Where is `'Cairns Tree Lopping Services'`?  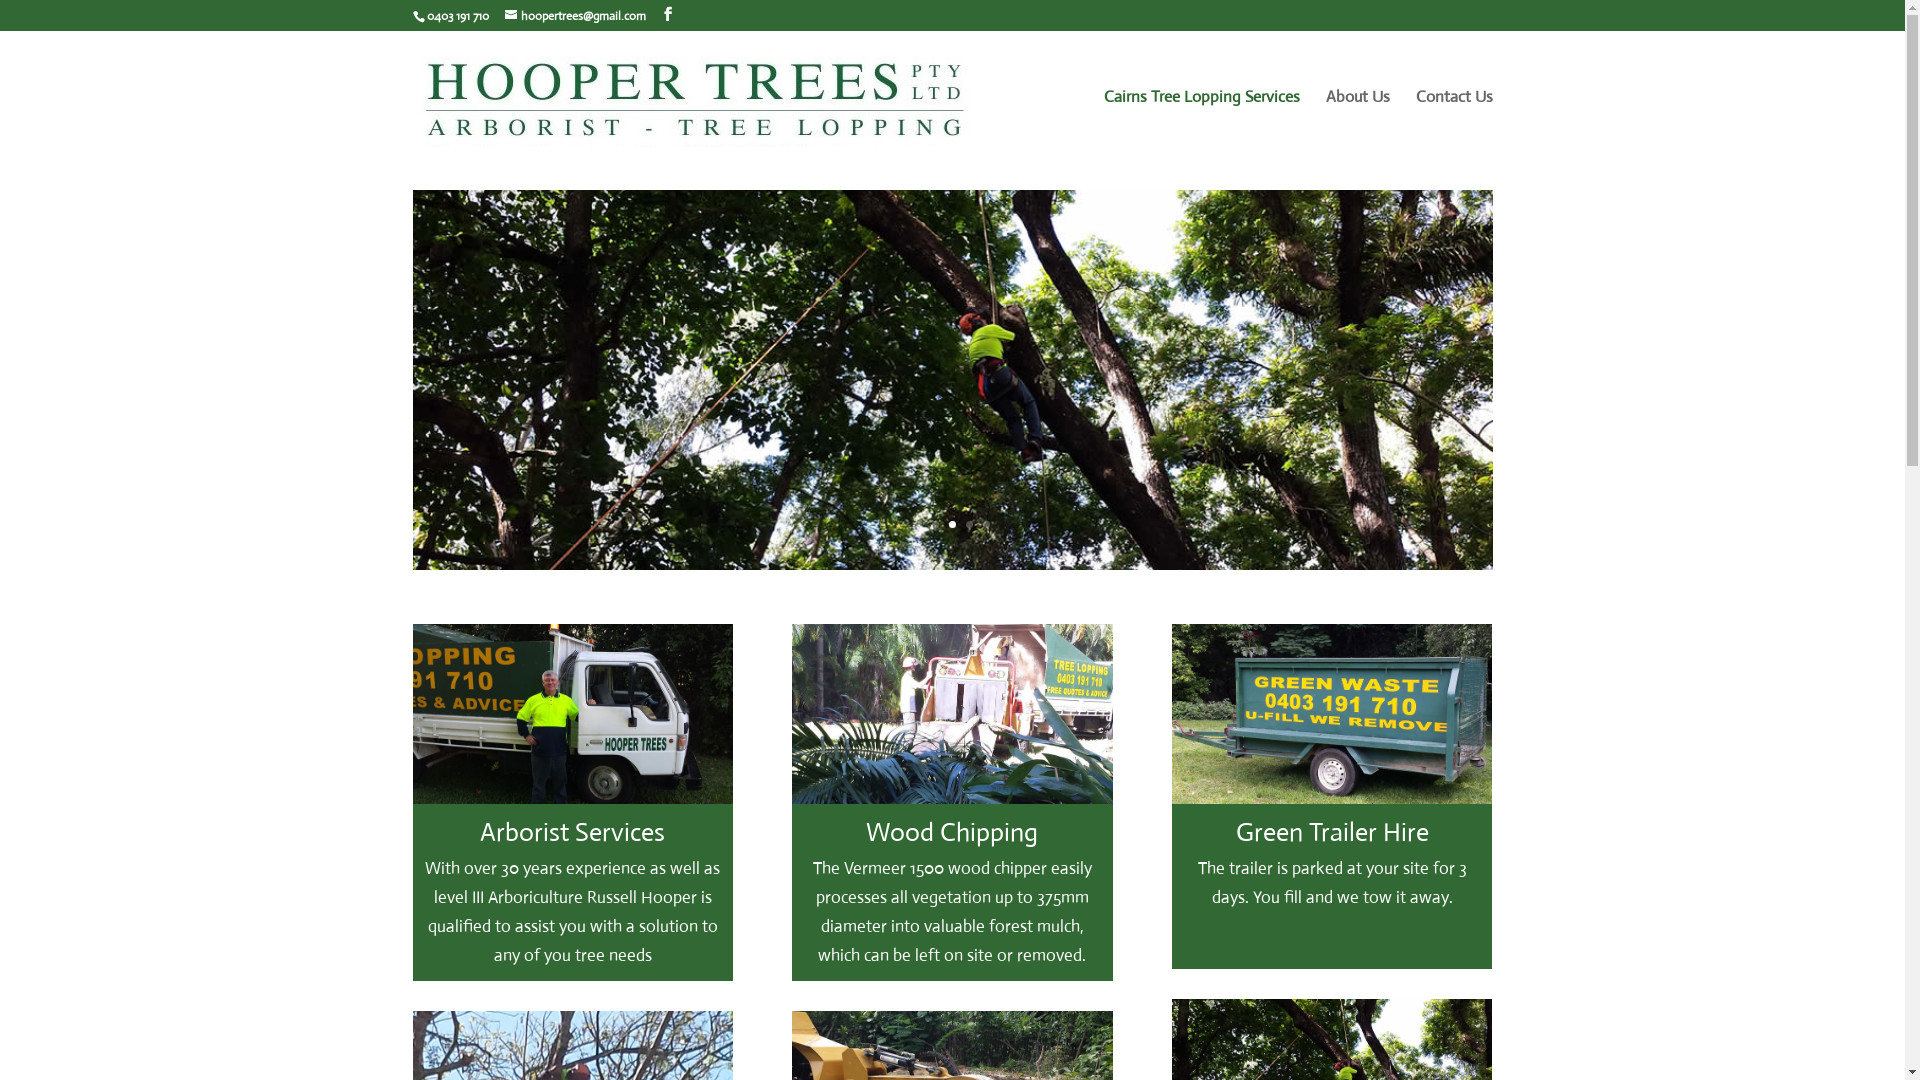 'Cairns Tree Lopping Services' is located at coordinates (1200, 126).